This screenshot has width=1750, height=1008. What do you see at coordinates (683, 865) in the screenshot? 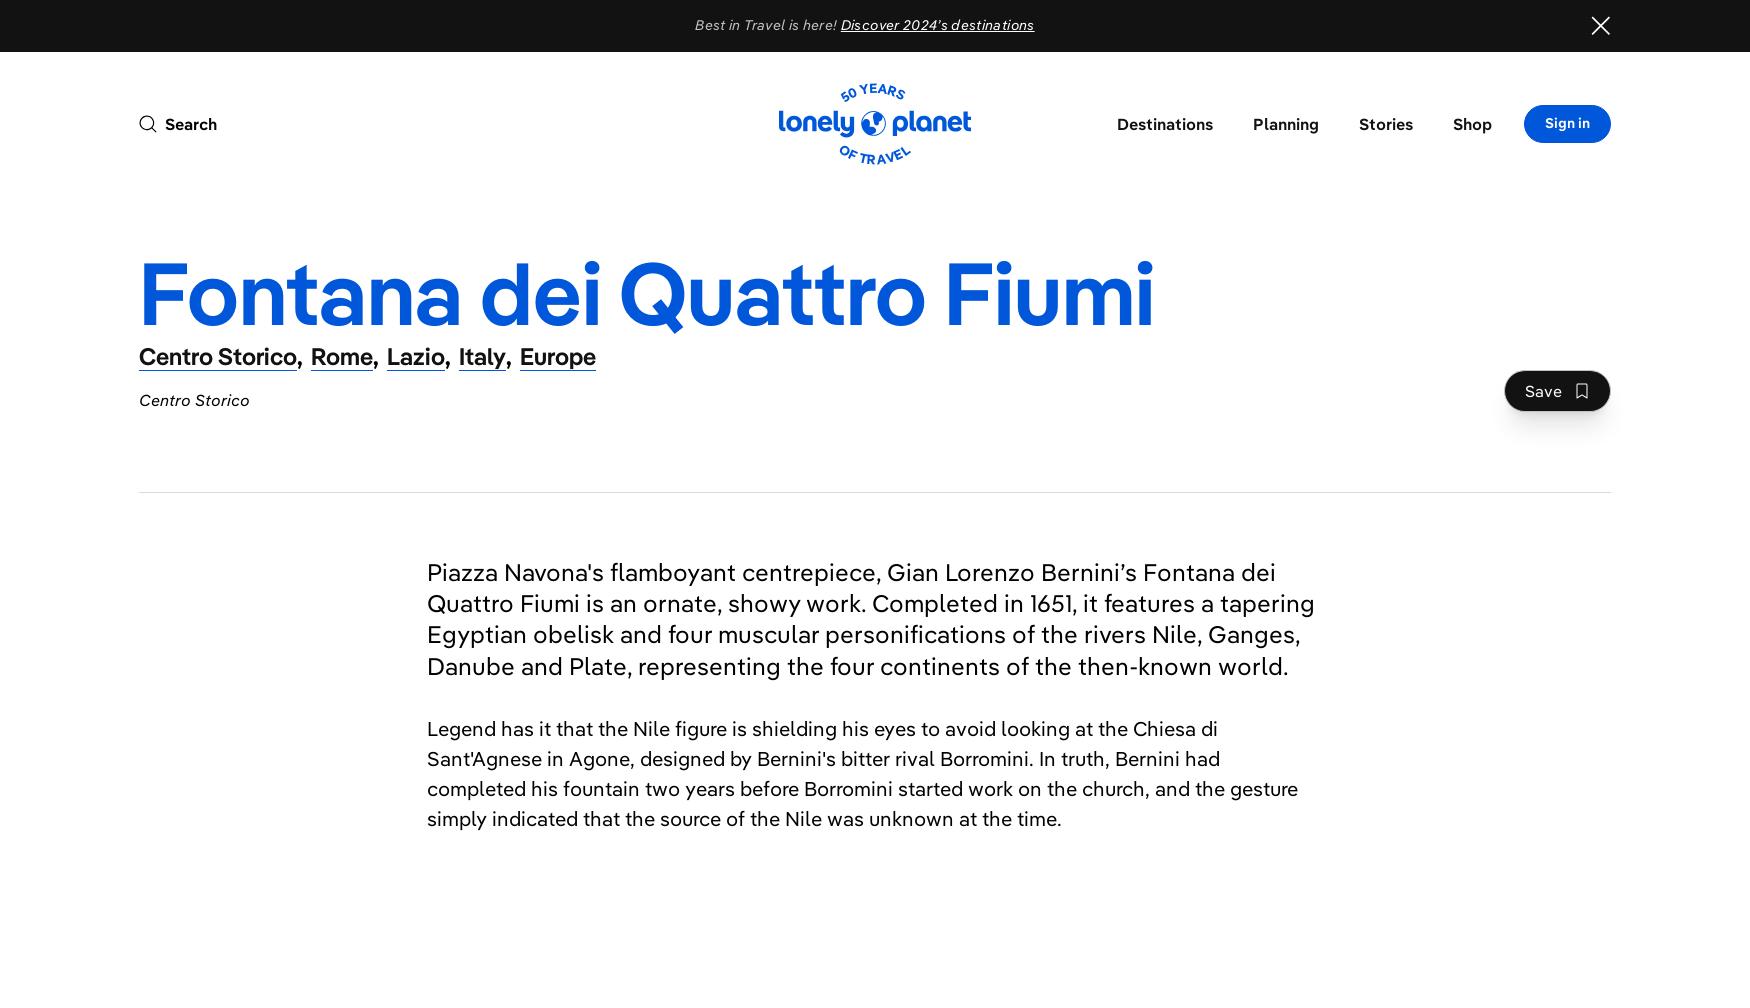
I see `'With its theatrical facade and rich, domed interior, the Chiesa di Sant’Agnese in Agone is typical of Francesco Borromini’s baroque style. The church,…'` at bounding box center [683, 865].